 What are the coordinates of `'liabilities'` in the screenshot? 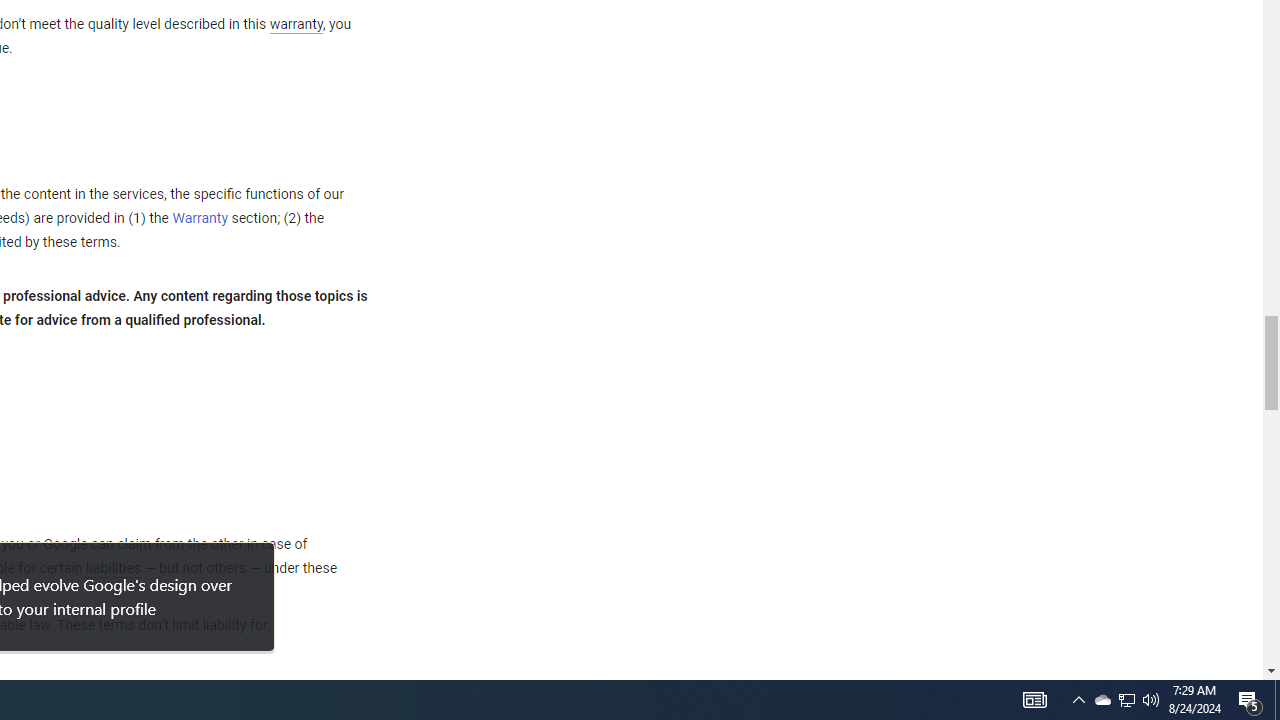 It's located at (112, 568).